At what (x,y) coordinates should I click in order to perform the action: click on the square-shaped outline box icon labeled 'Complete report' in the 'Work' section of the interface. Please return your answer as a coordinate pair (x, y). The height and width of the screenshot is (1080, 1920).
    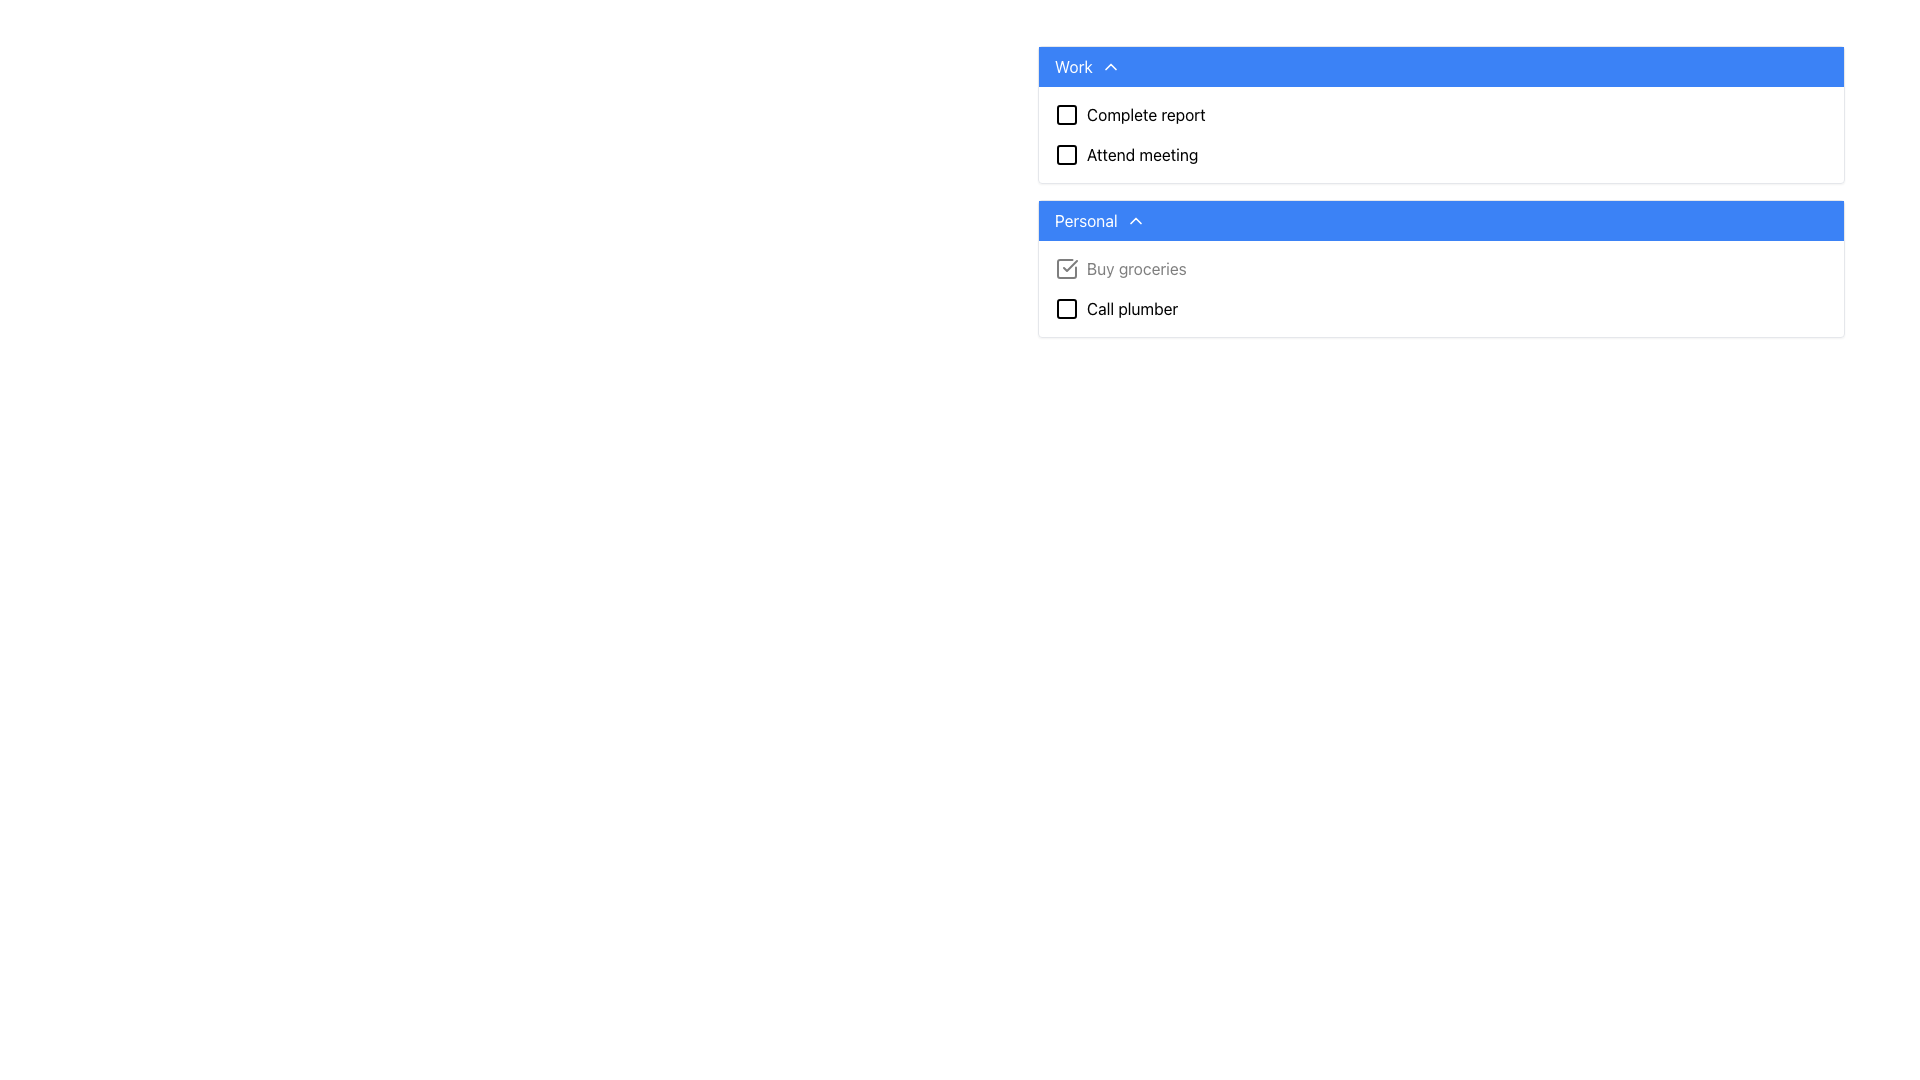
    Looking at the image, I should click on (1065, 115).